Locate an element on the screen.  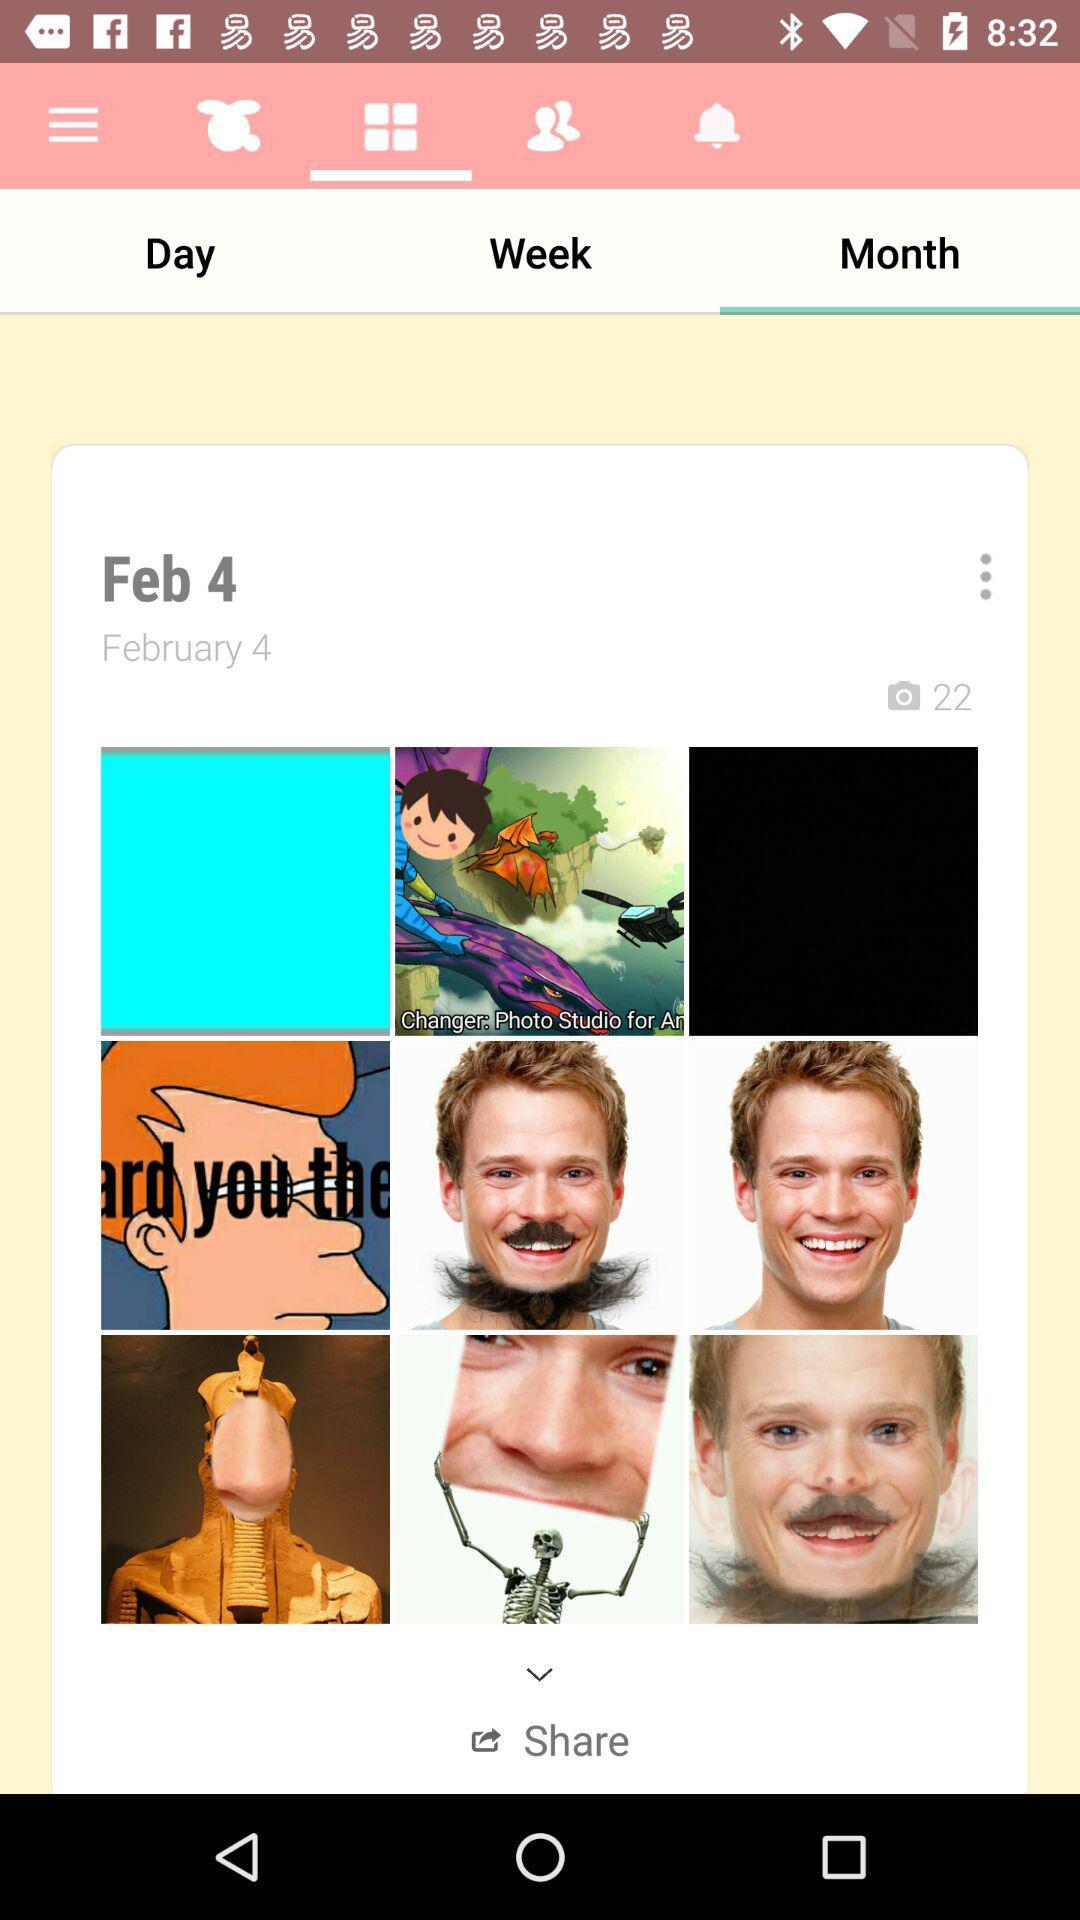
the item above the 22 is located at coordinates (971, 575).